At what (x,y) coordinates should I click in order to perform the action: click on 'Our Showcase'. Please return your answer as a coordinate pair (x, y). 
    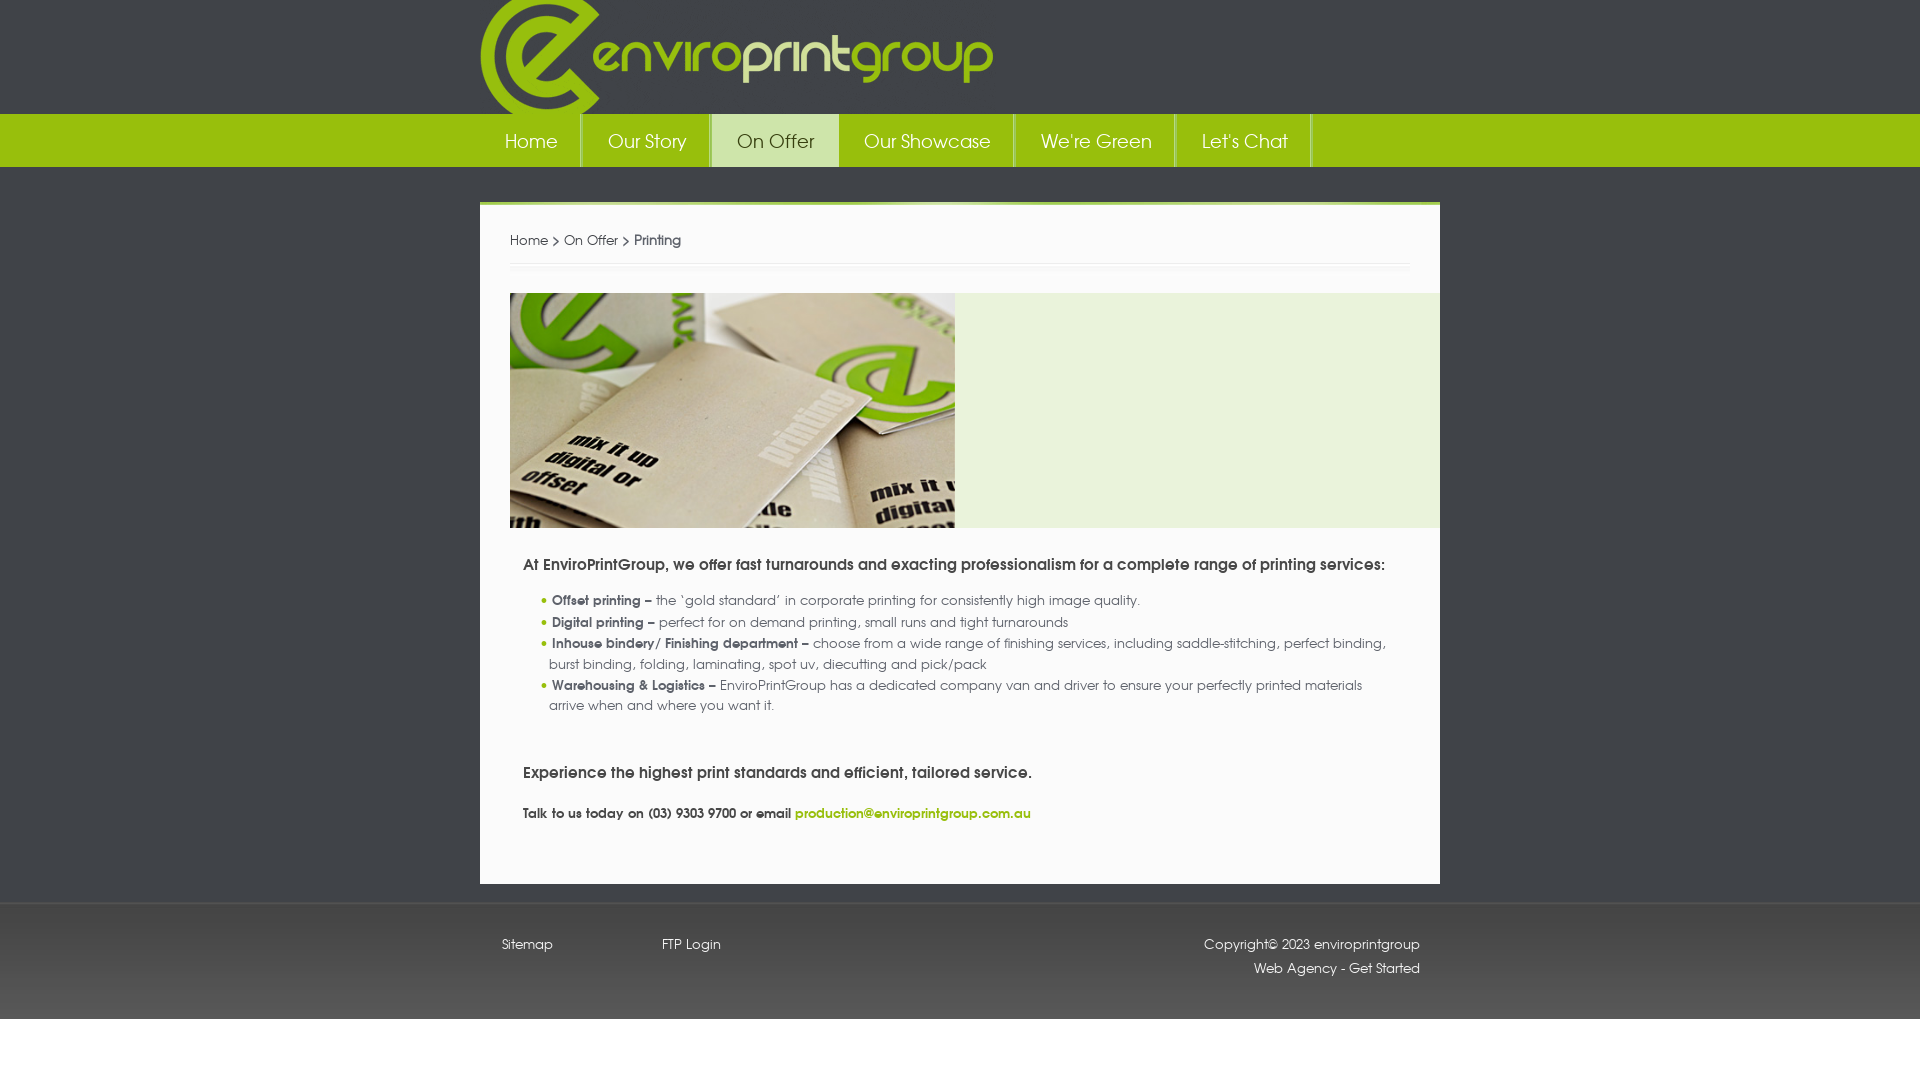
    Looking at the image, I should click on (926, 139).